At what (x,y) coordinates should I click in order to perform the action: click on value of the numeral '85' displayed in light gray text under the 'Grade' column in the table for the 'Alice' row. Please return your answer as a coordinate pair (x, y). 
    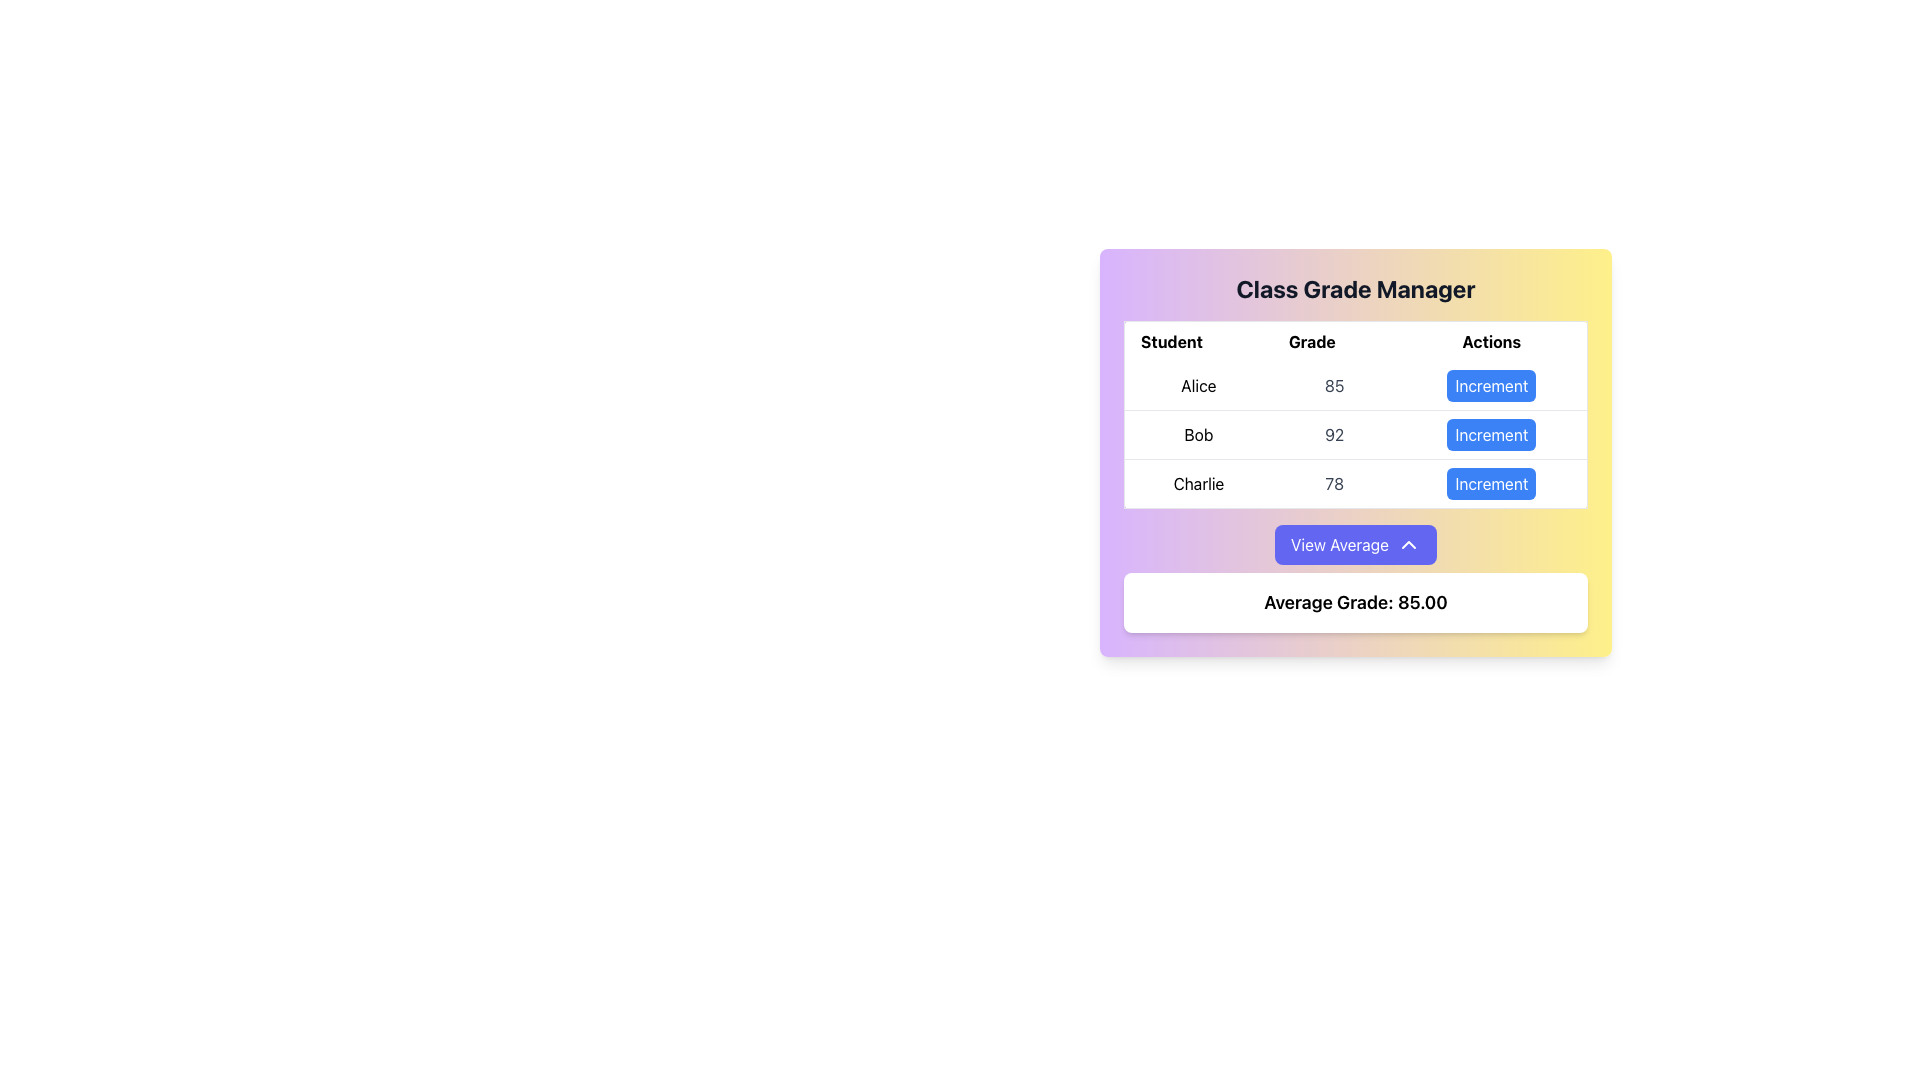
    Looking at the image, I should click on (1334, 386).